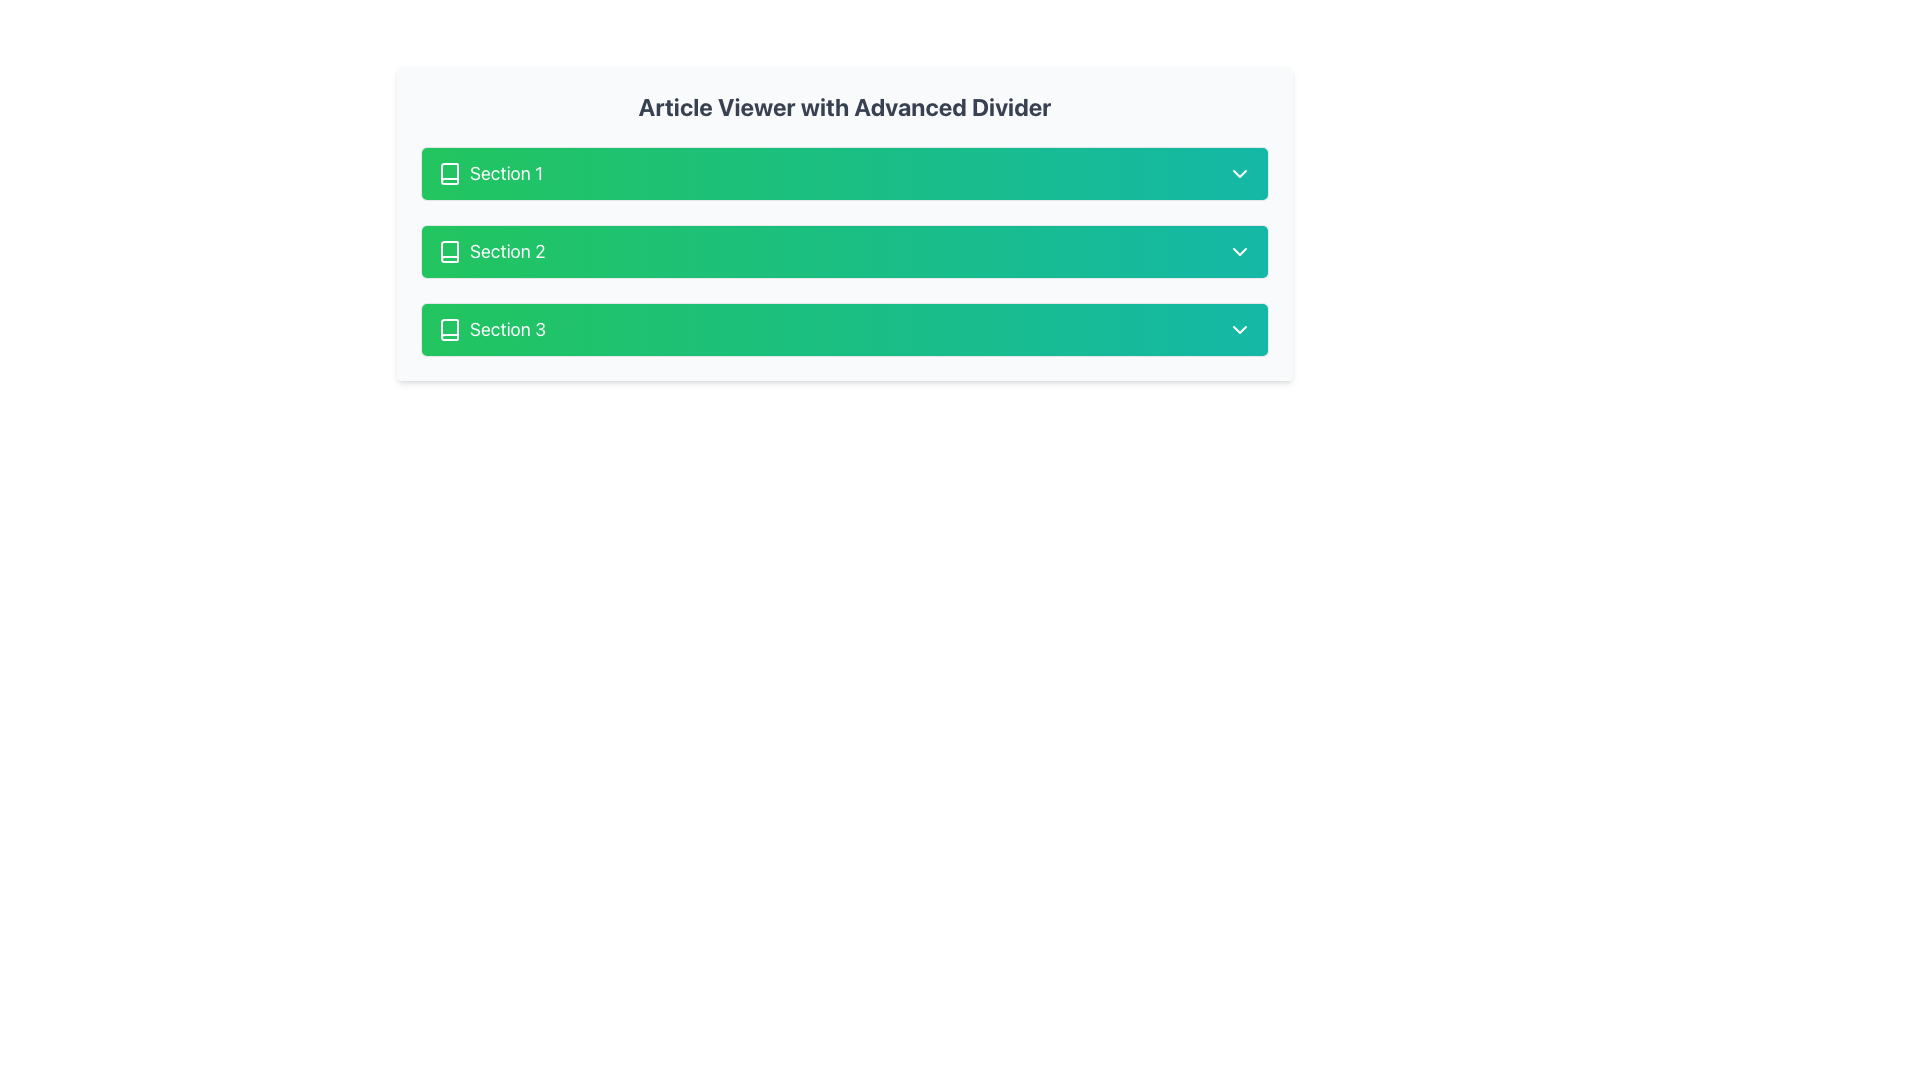  Describe the element at coordinates (490, 172) in the screenshot. I see `the text label that serves as the title for the first section in a multi-section layout, located next to a book icon` at that location.